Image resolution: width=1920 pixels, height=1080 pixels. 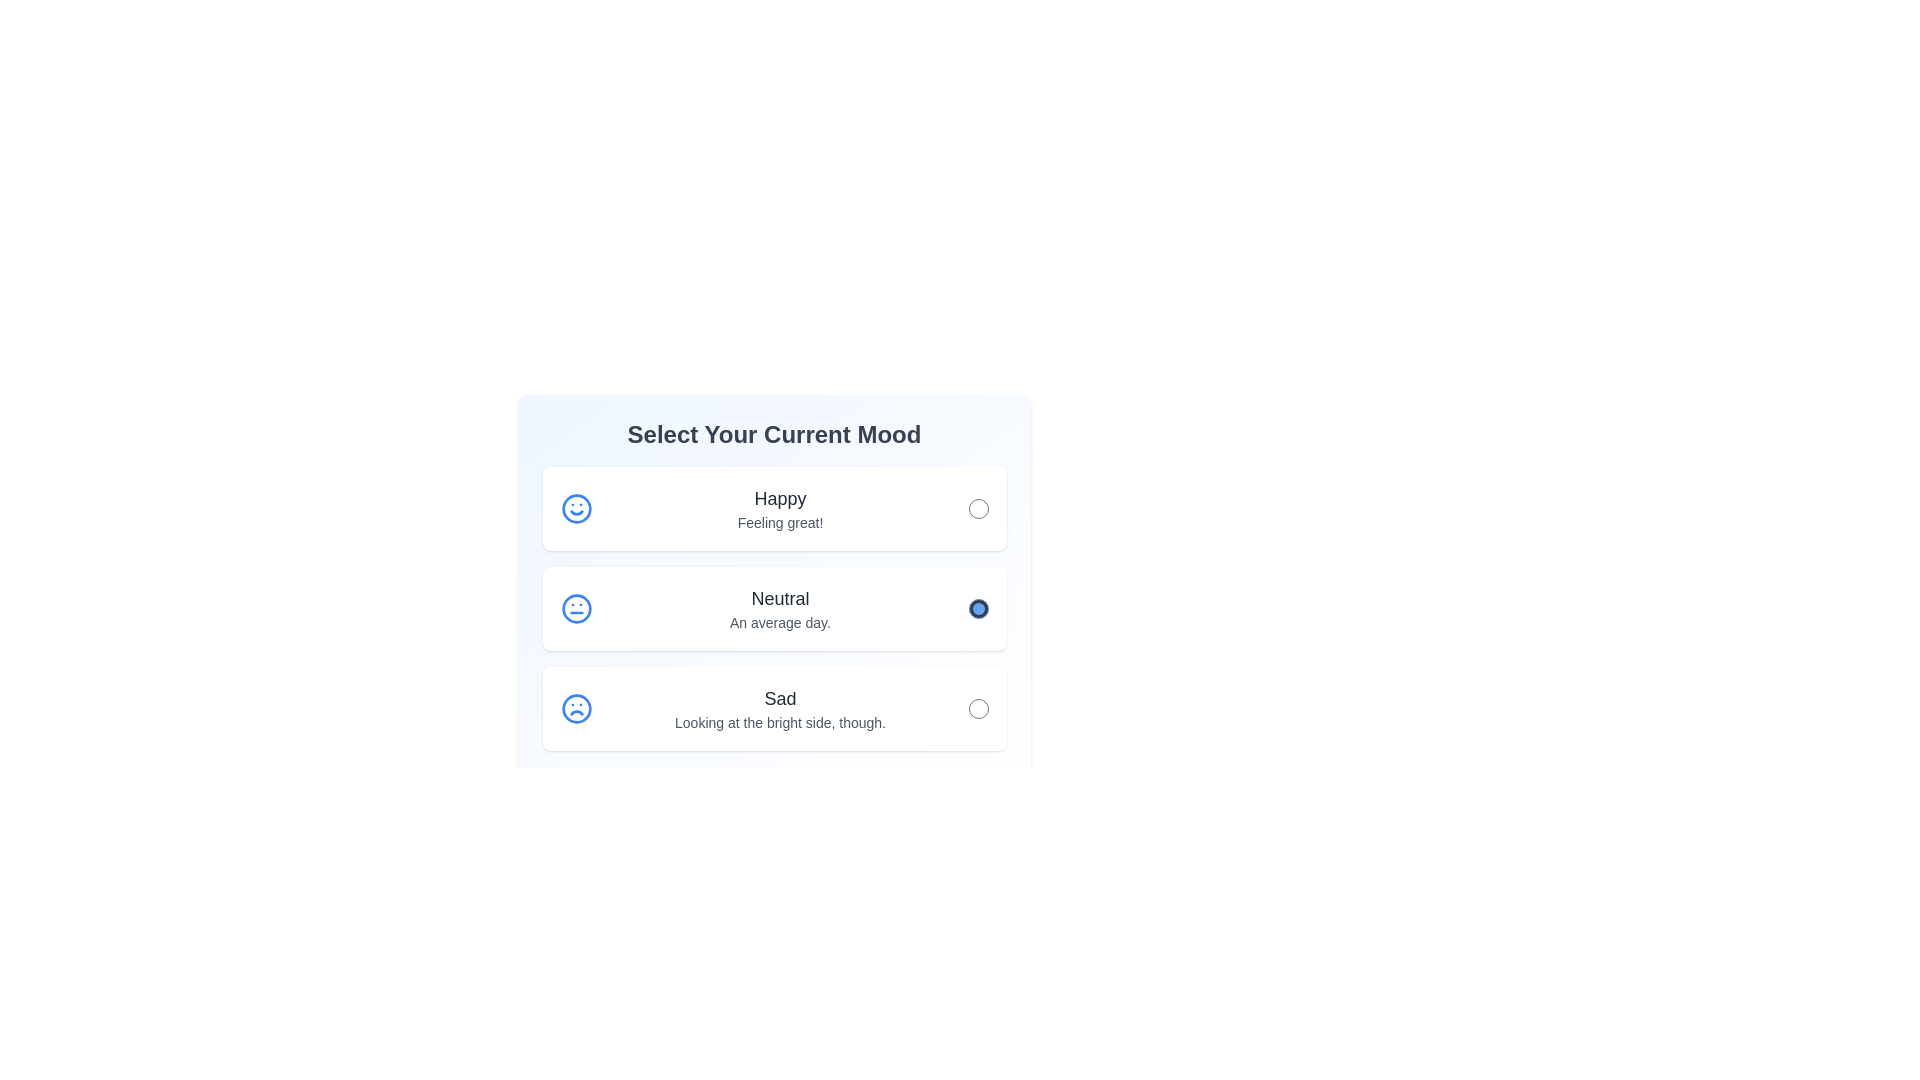 I want to click on the text label that displays 'Feeling great!' which is styled in a smaller font size and grayish tone, positioned below the header 'Happy', so click(x=779, y=522).